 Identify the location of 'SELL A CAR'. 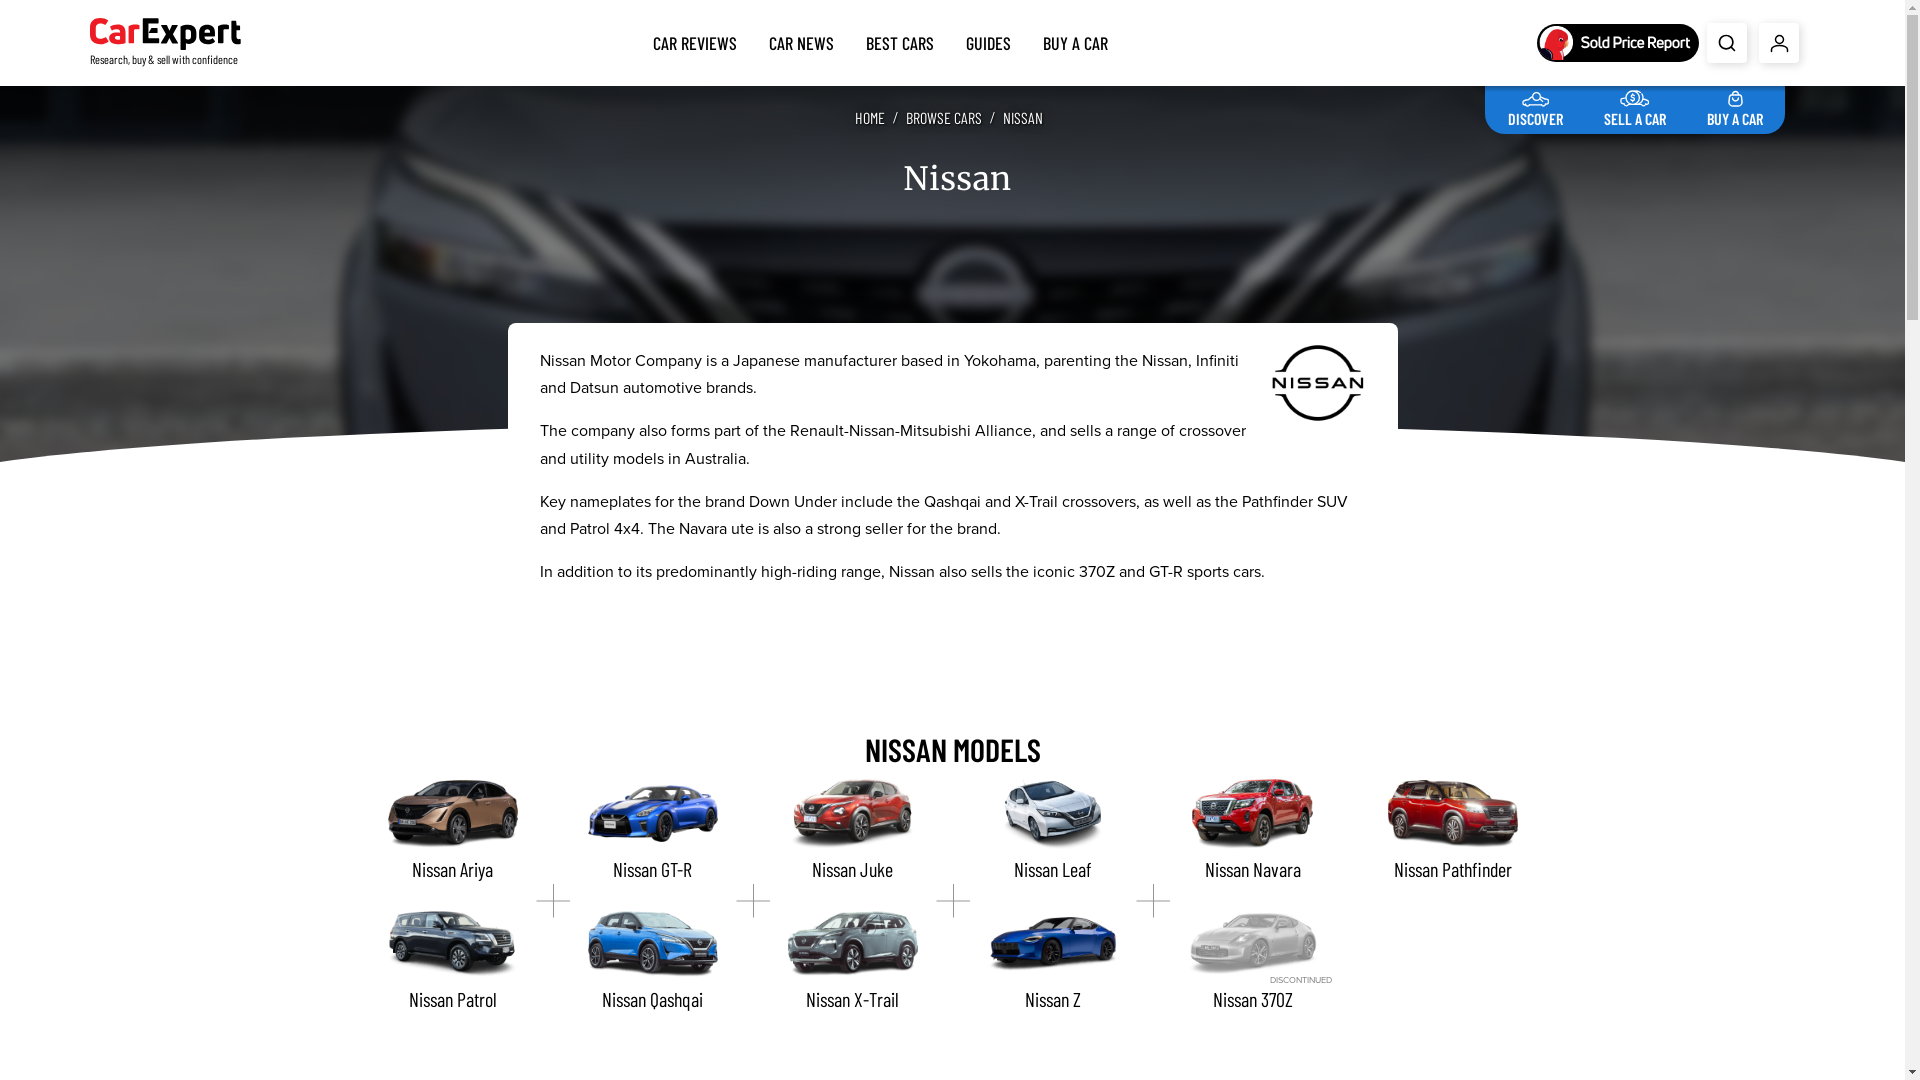
(1635, 105).